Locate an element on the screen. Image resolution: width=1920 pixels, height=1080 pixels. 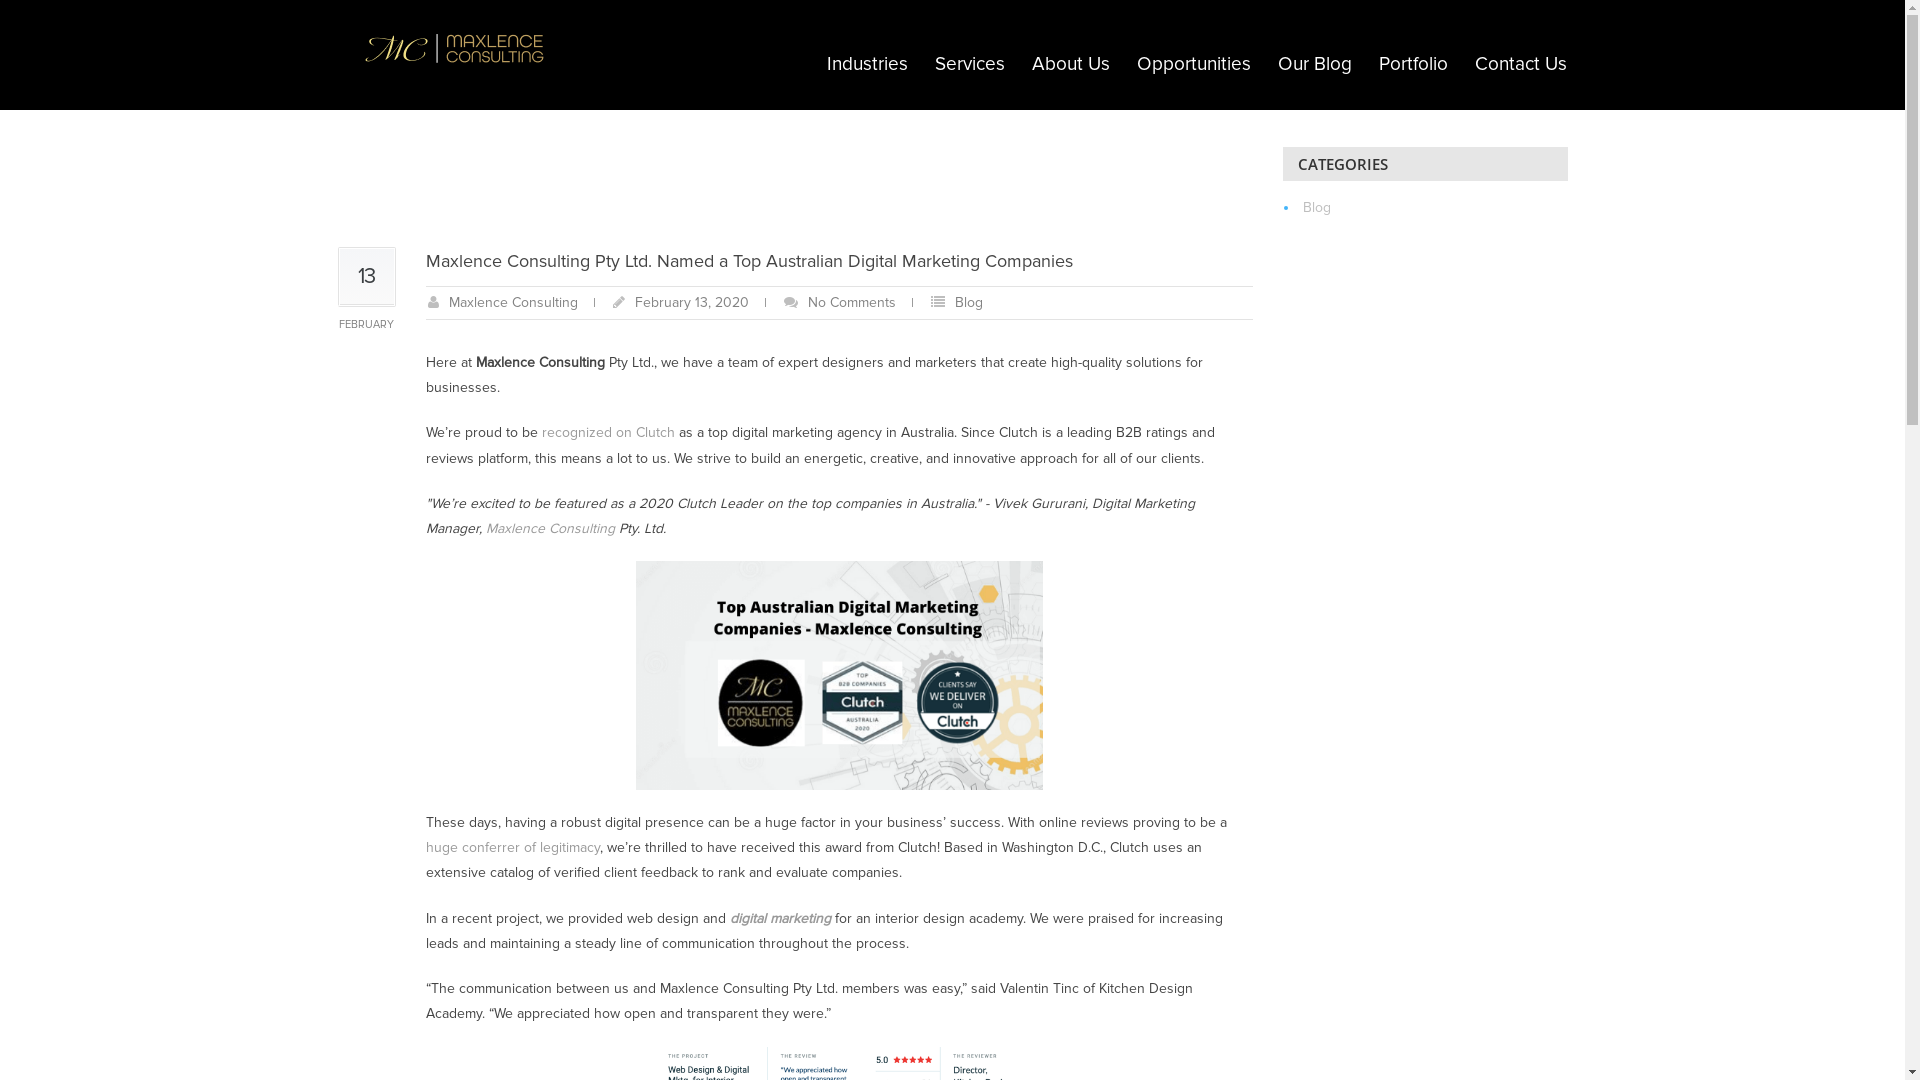
'Blog' is located at coordinates (1315, 207).